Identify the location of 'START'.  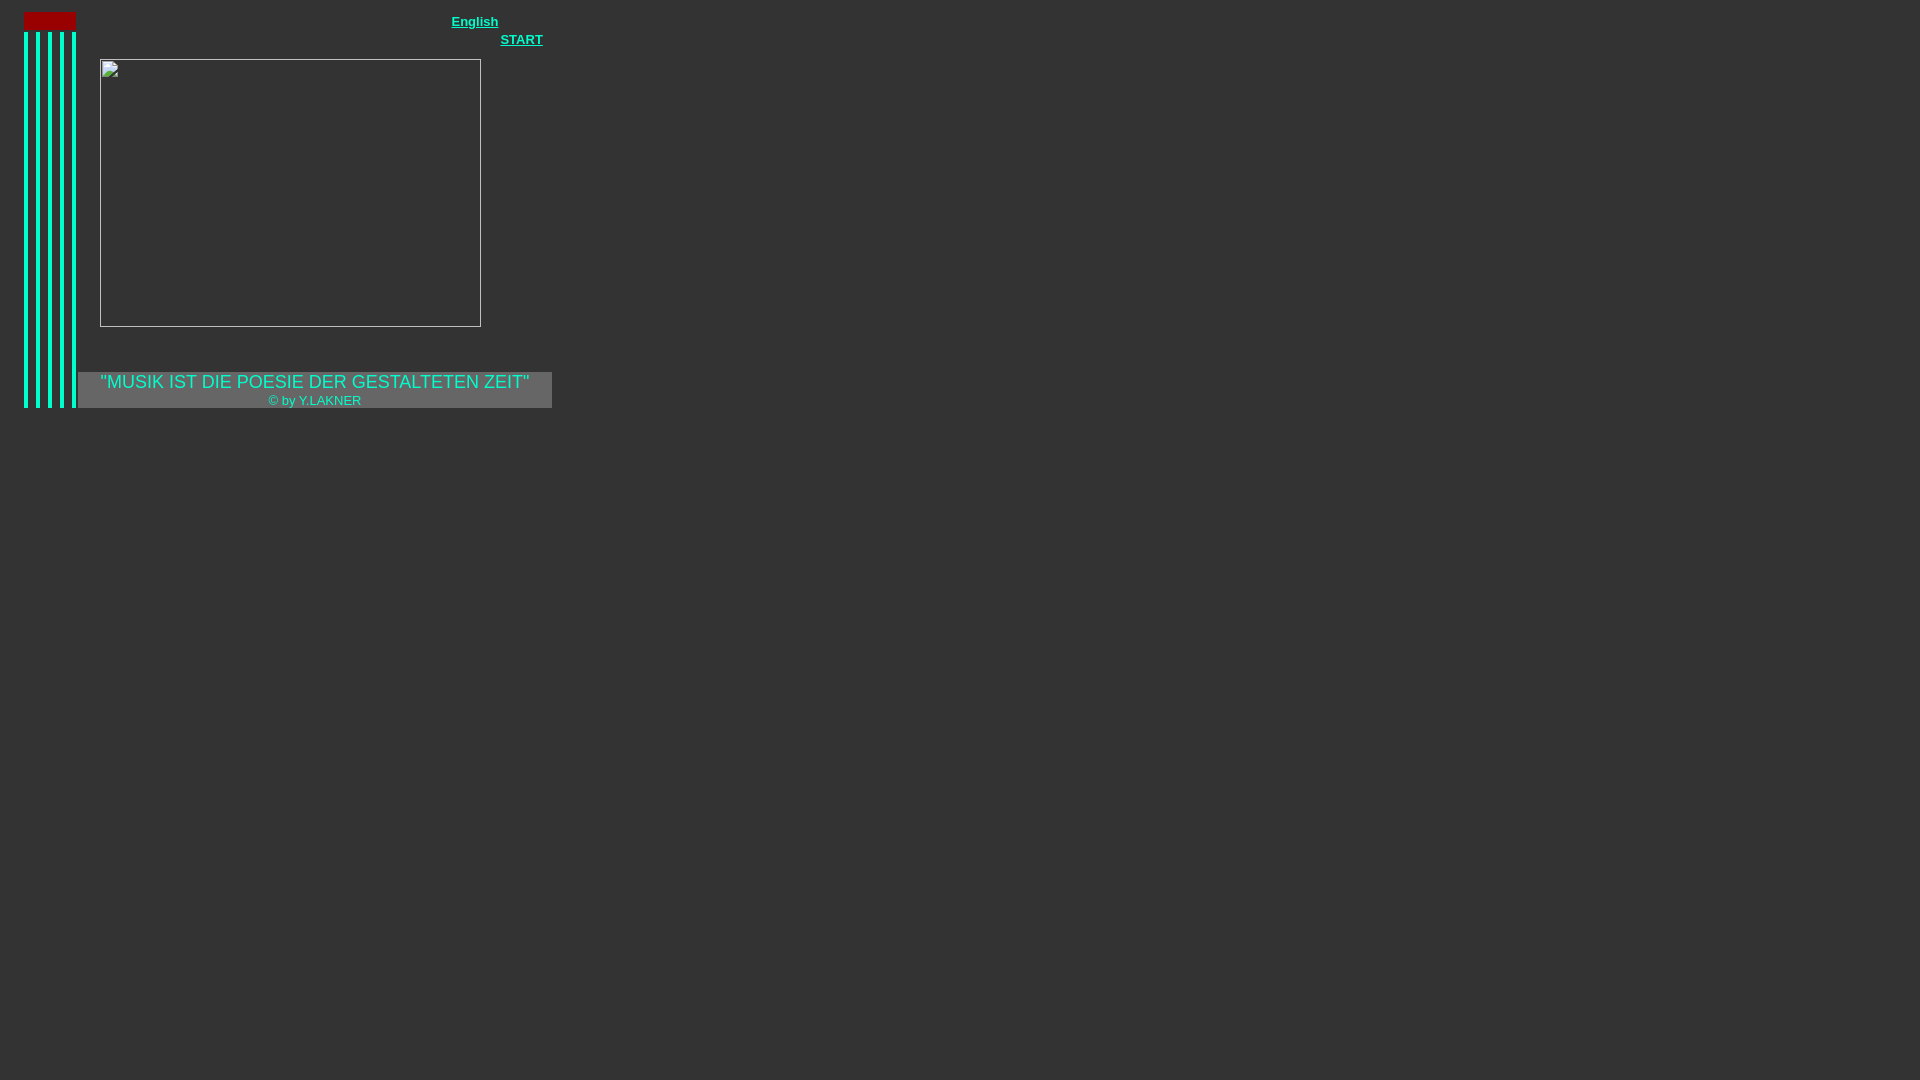
(521, 39).